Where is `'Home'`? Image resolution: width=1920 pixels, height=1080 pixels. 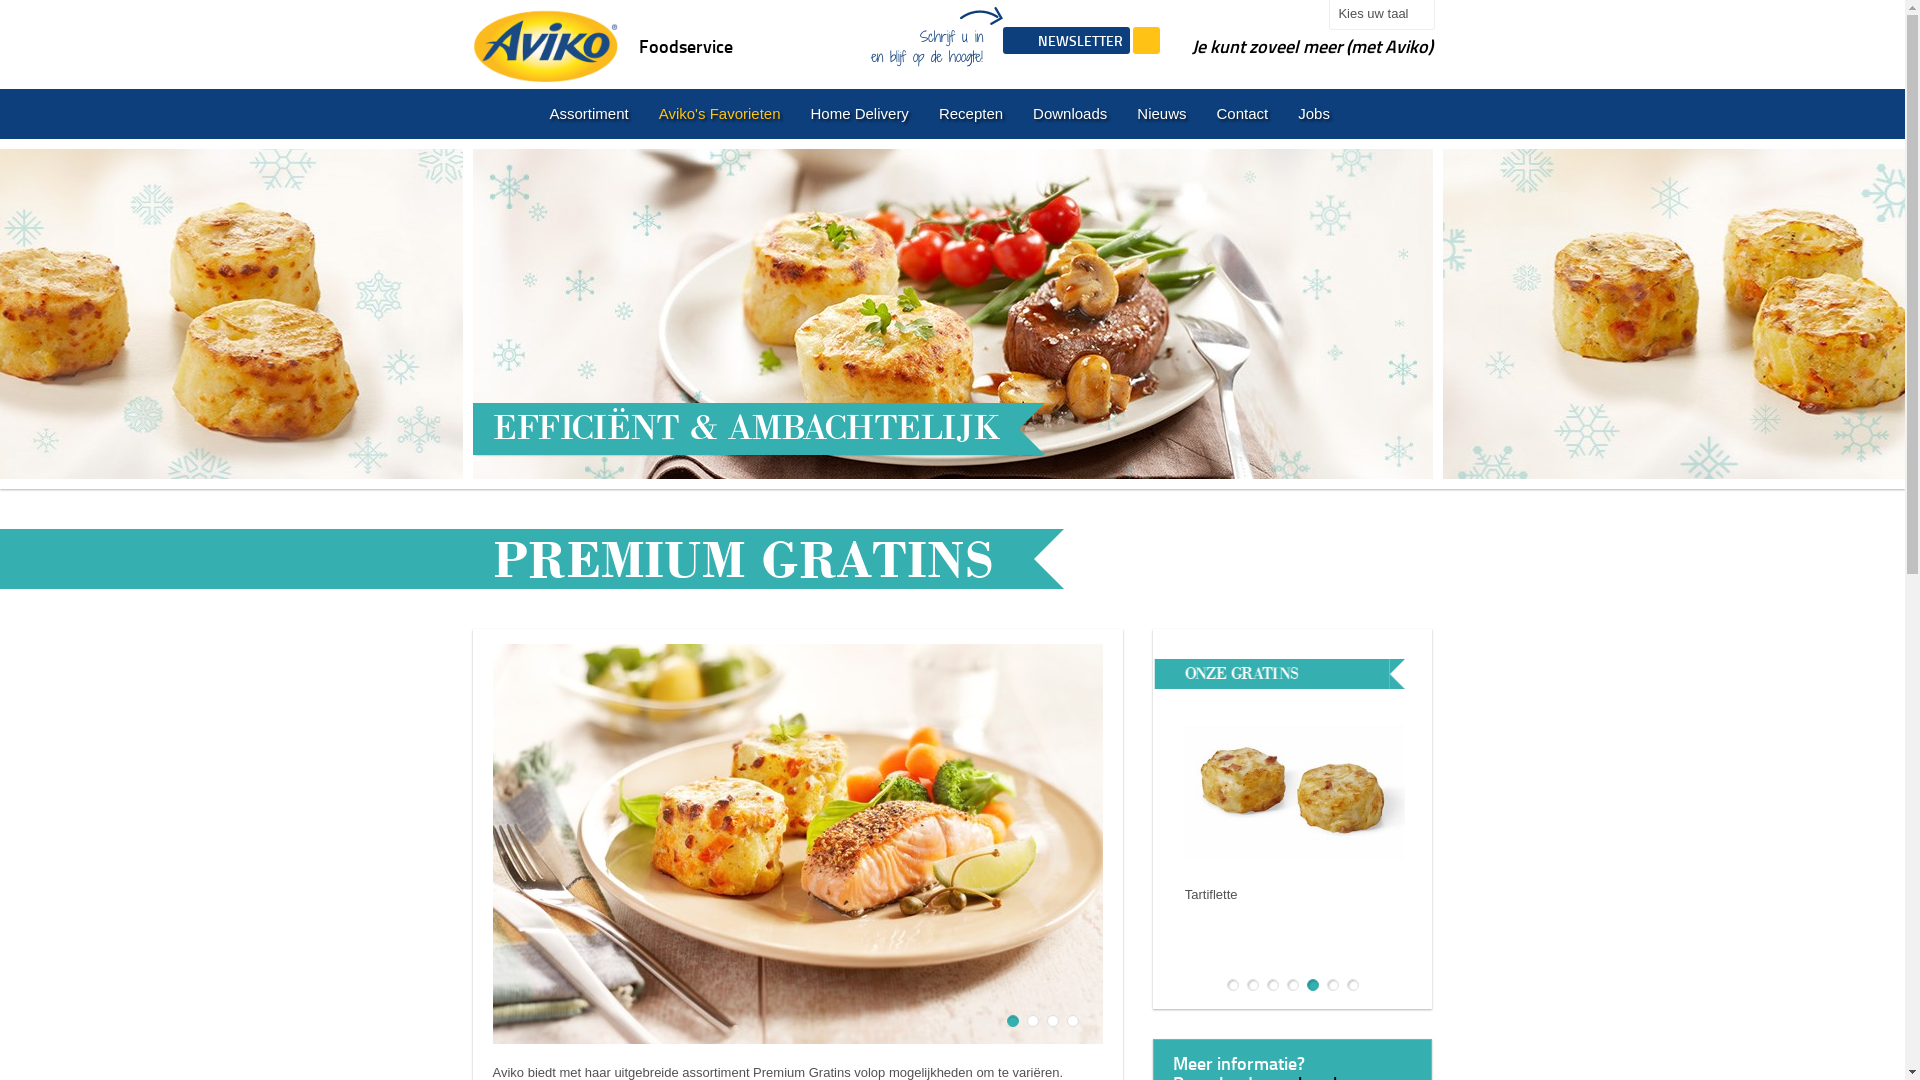
'Home' is located at coordinates (544, 42).